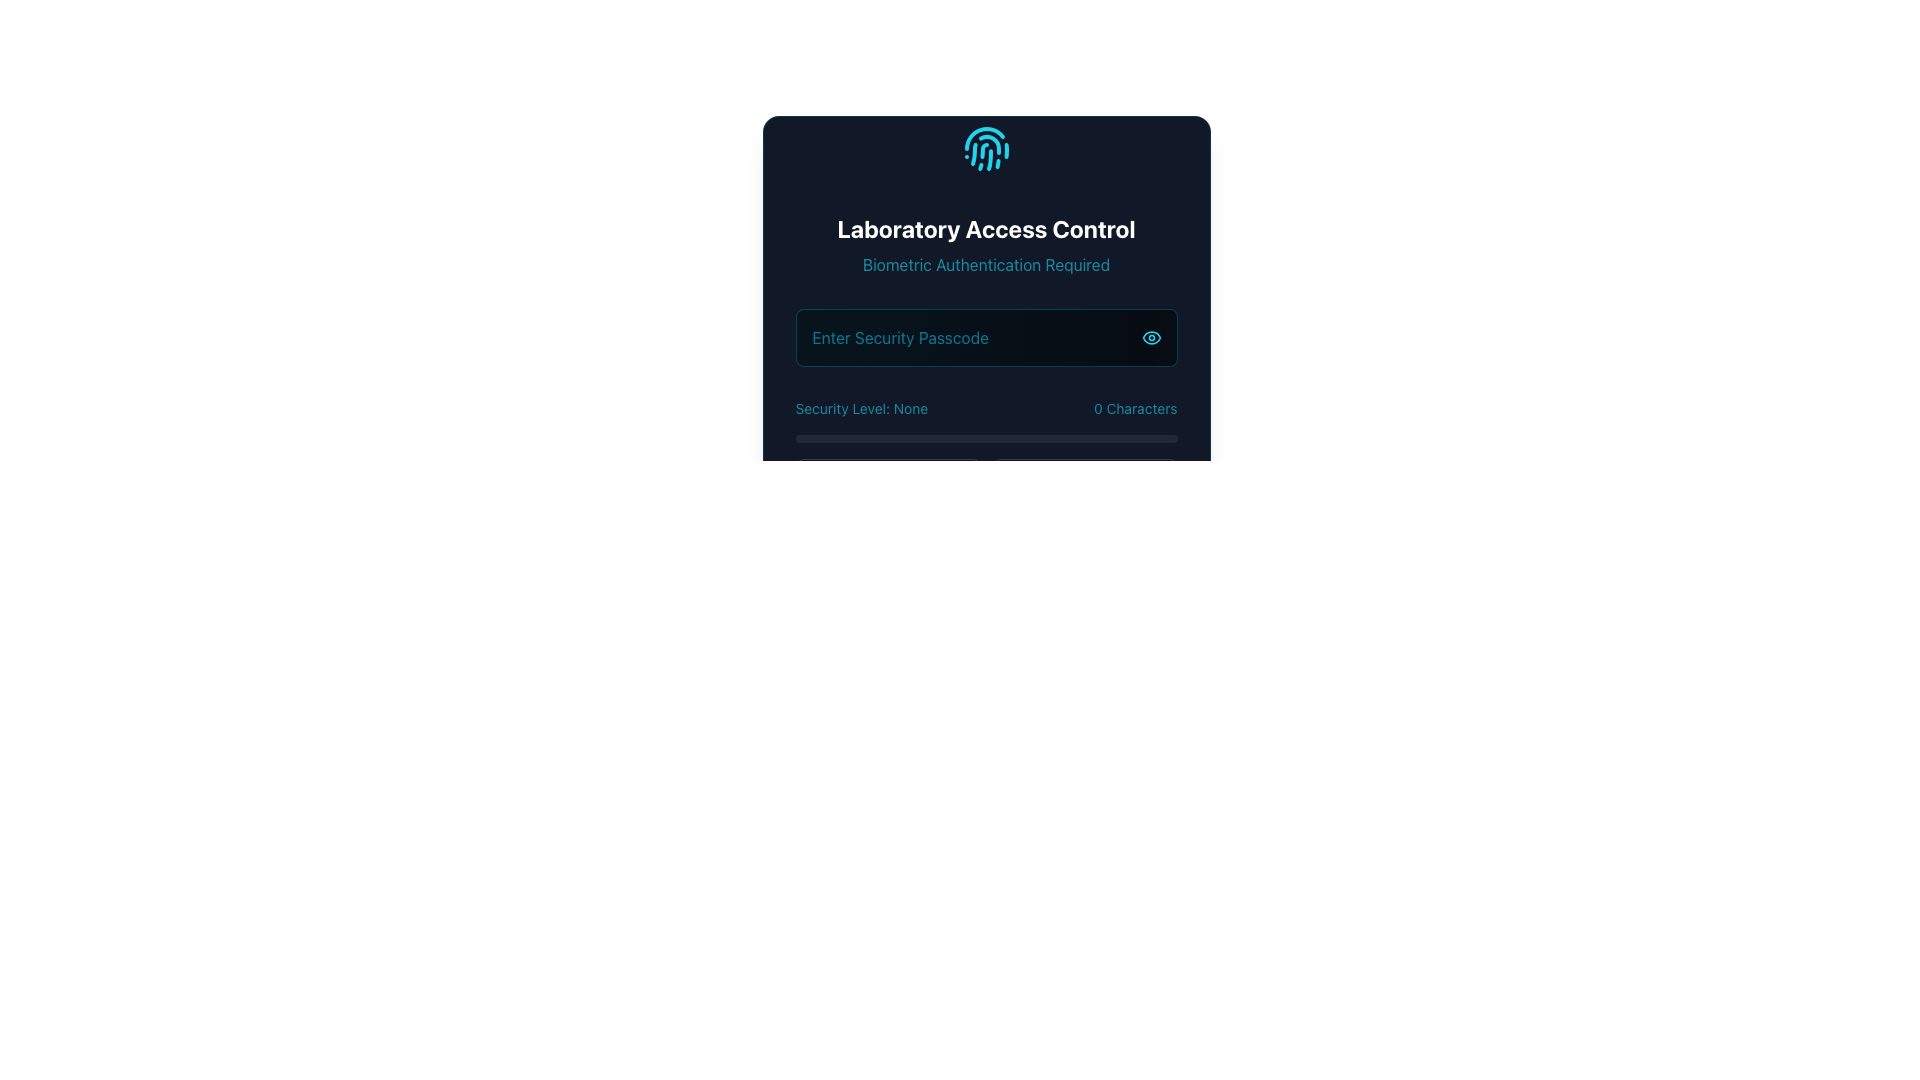 This screenshot has width=1920, height=1080. What do you see at coordinates (986, 622) in the screenshot?
I see `the progress bar located at the bottom of the 'Laboratory Access Control' card, beneath the 'Enter Security Passcode' input field` at bounding box center [986, 622].